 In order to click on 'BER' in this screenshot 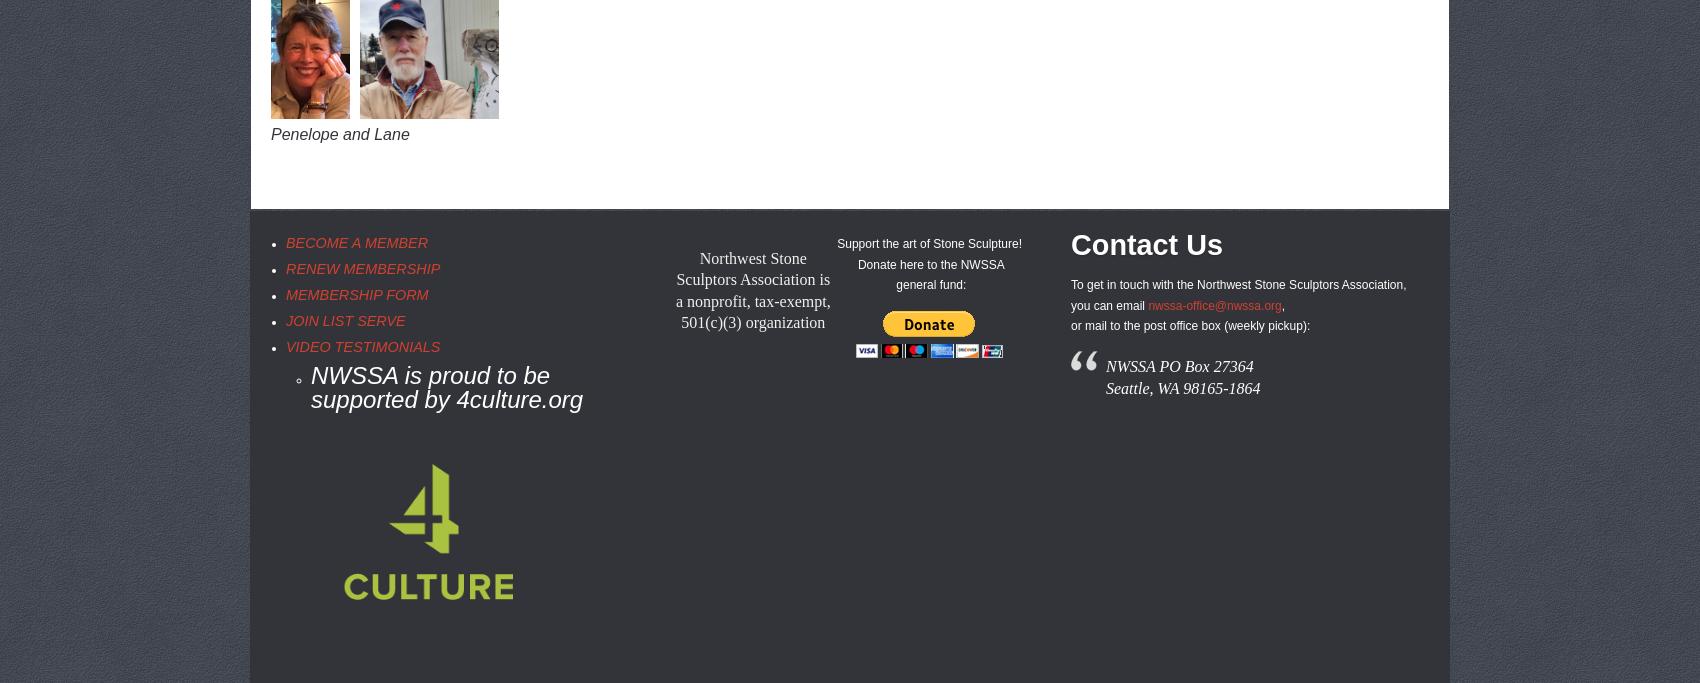, I will do `click(411, 243)`.